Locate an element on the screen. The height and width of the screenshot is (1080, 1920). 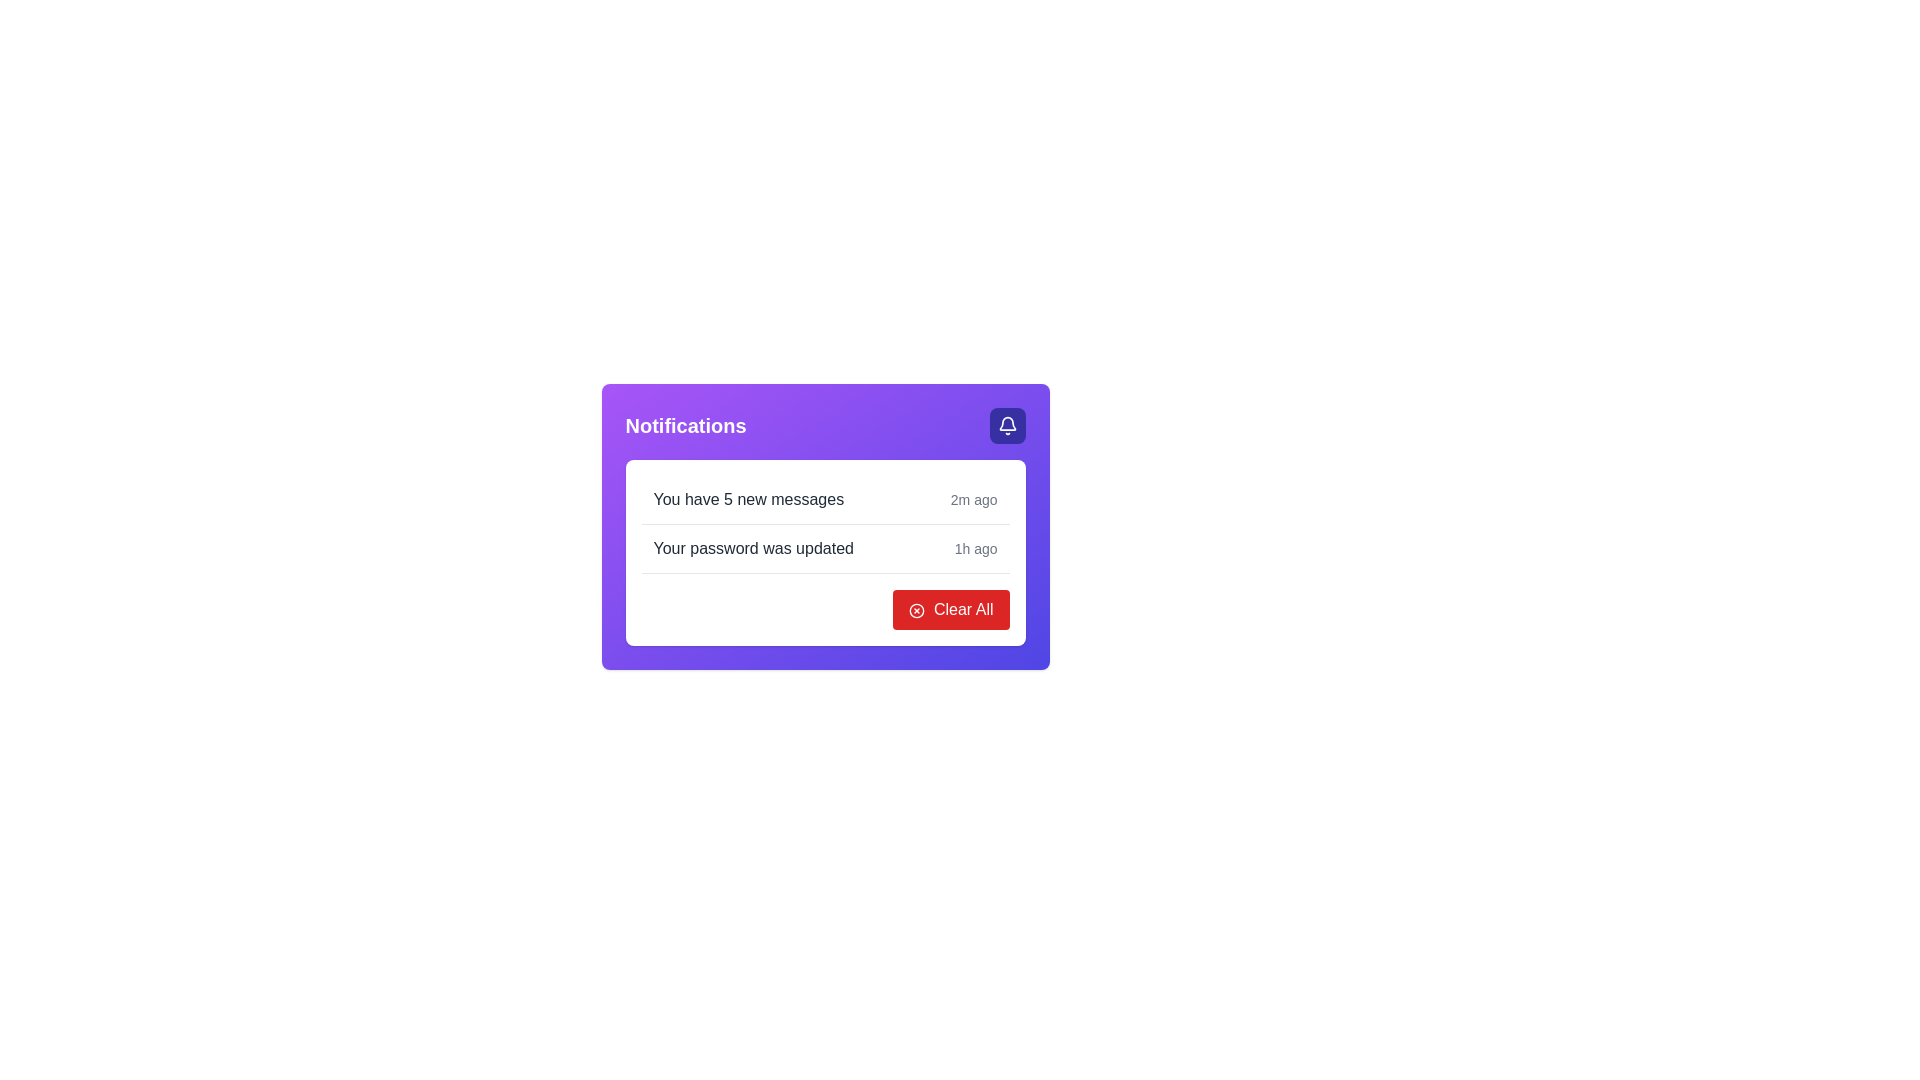
the notification icon located in the top-right corner of the notification UI component, which has a rounded indigo background is located at coordinates (1007, 424).